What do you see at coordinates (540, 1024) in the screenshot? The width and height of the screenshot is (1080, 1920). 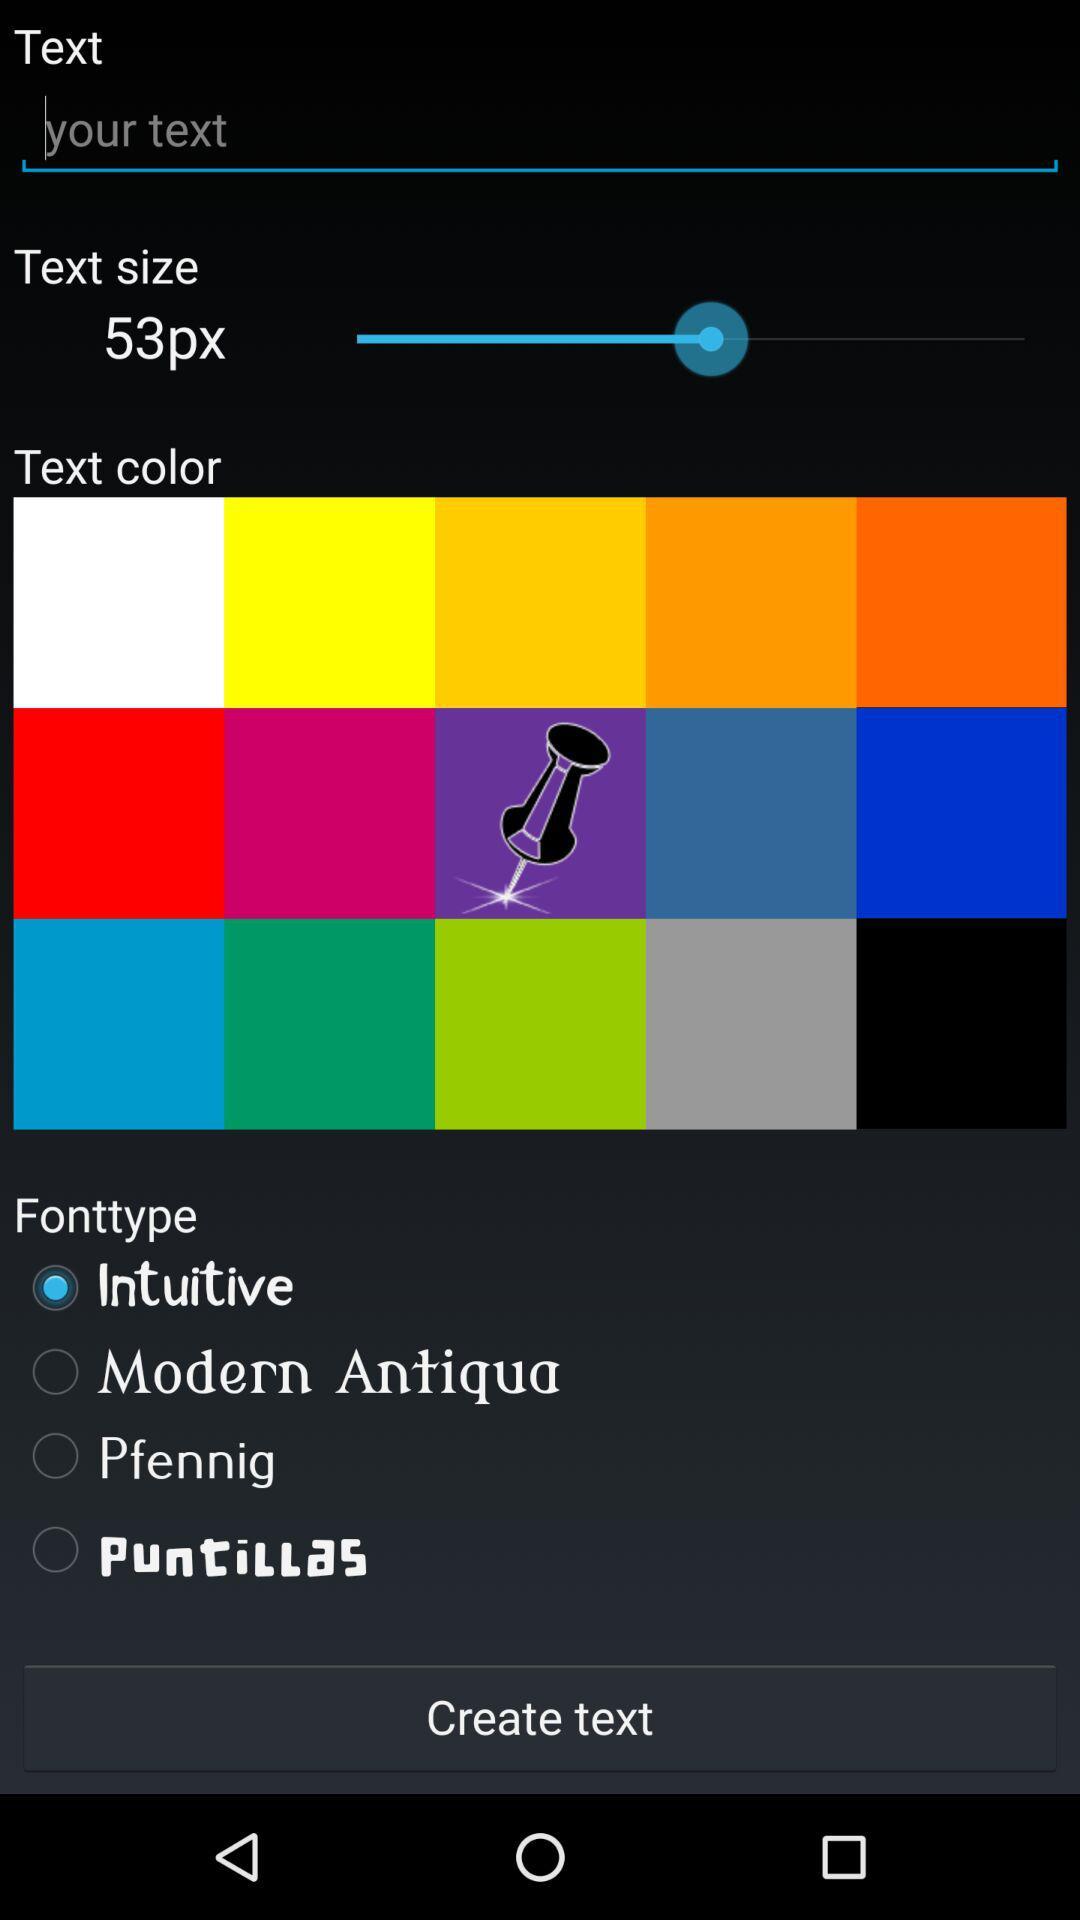 I see `green color` at bounding box center [540, 1024].